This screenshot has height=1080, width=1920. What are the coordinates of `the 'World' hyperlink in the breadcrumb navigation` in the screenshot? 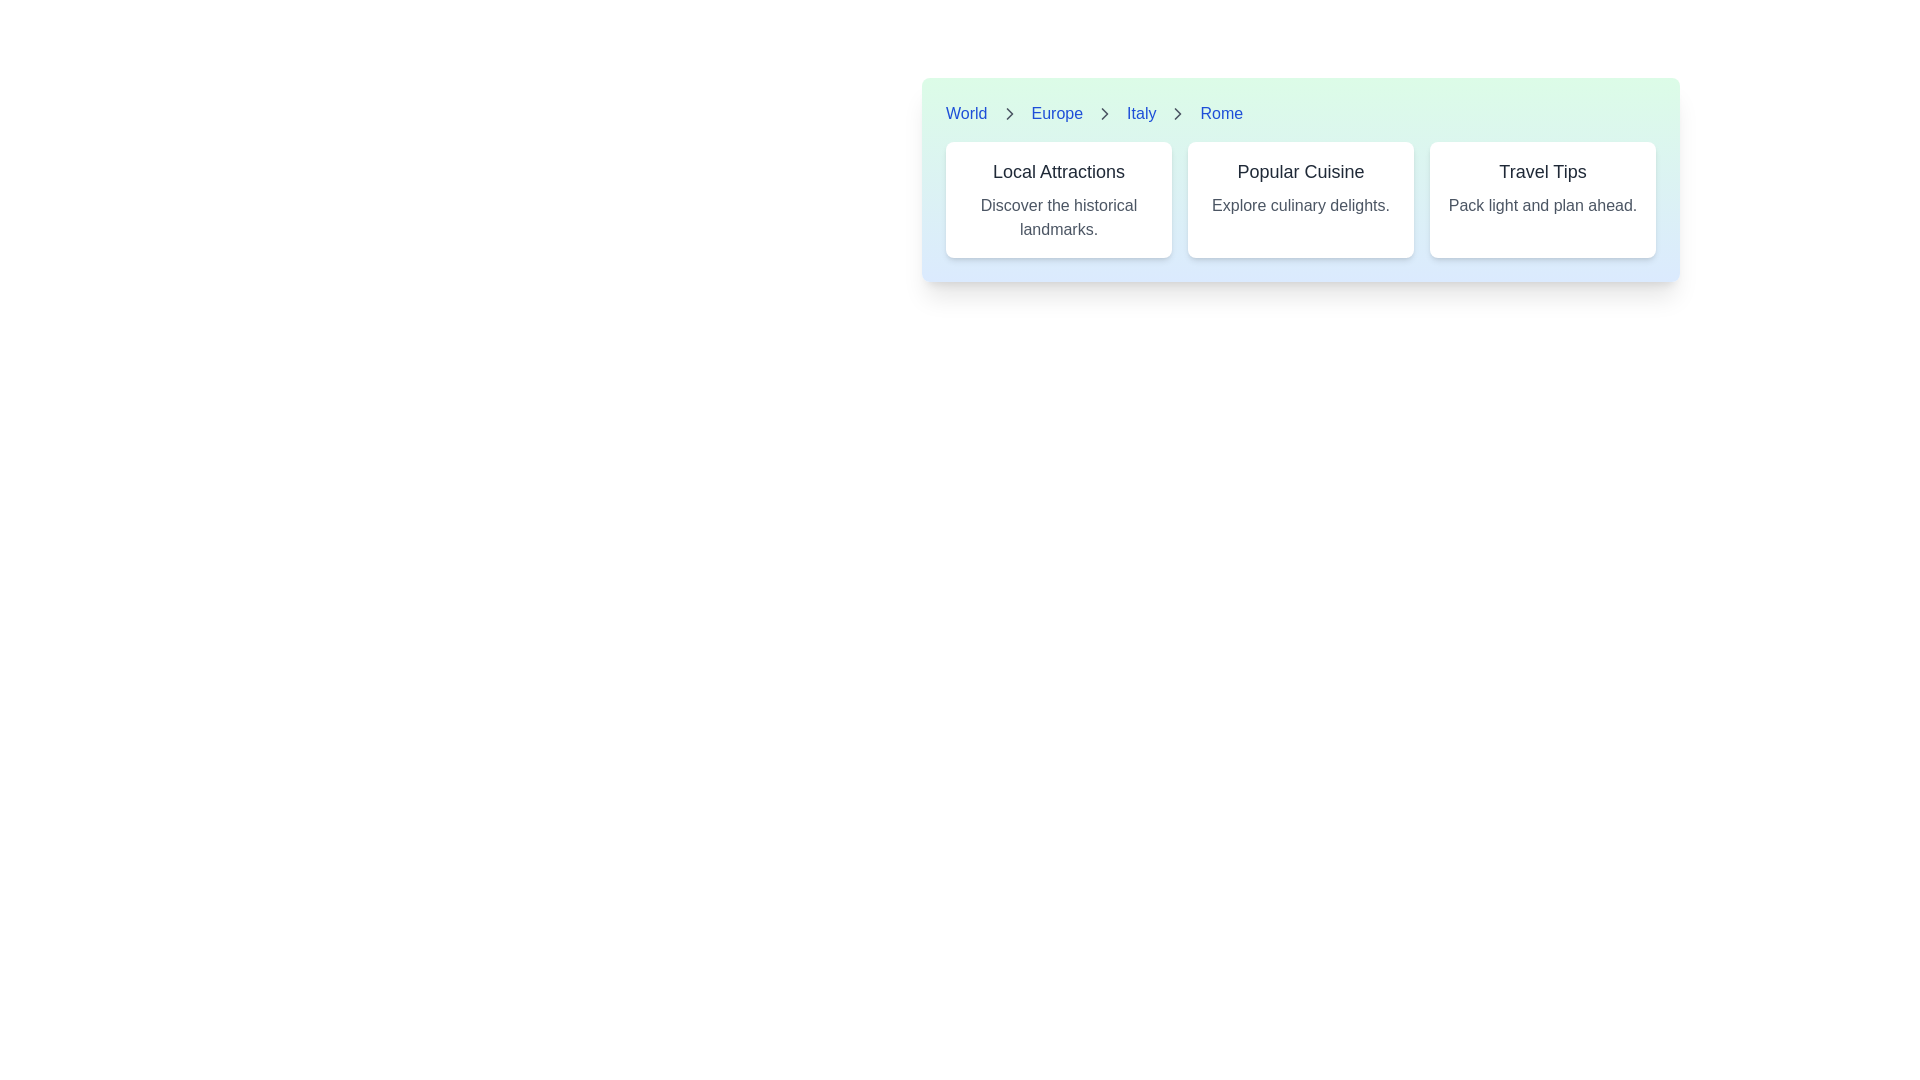 It's located at (966, 114).